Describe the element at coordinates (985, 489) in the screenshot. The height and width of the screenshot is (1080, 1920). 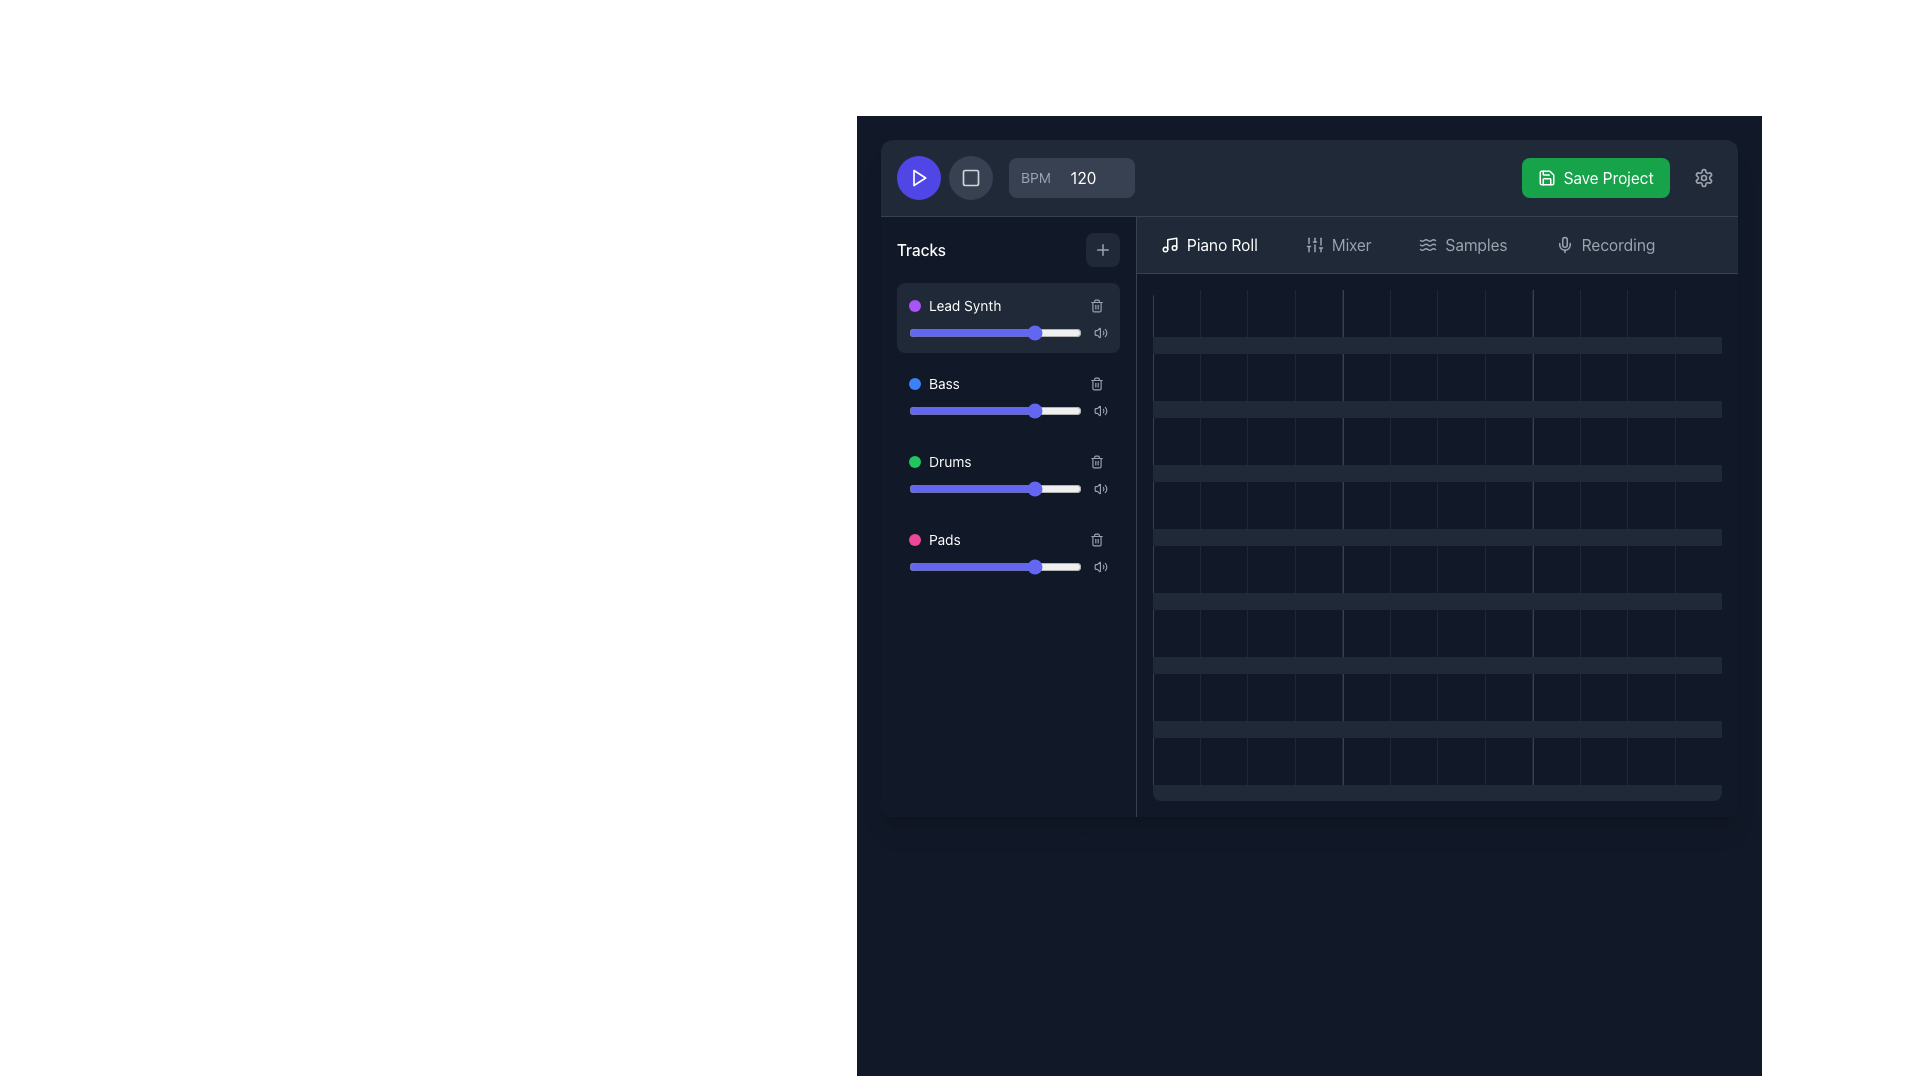
I see `the slider value` at that location.